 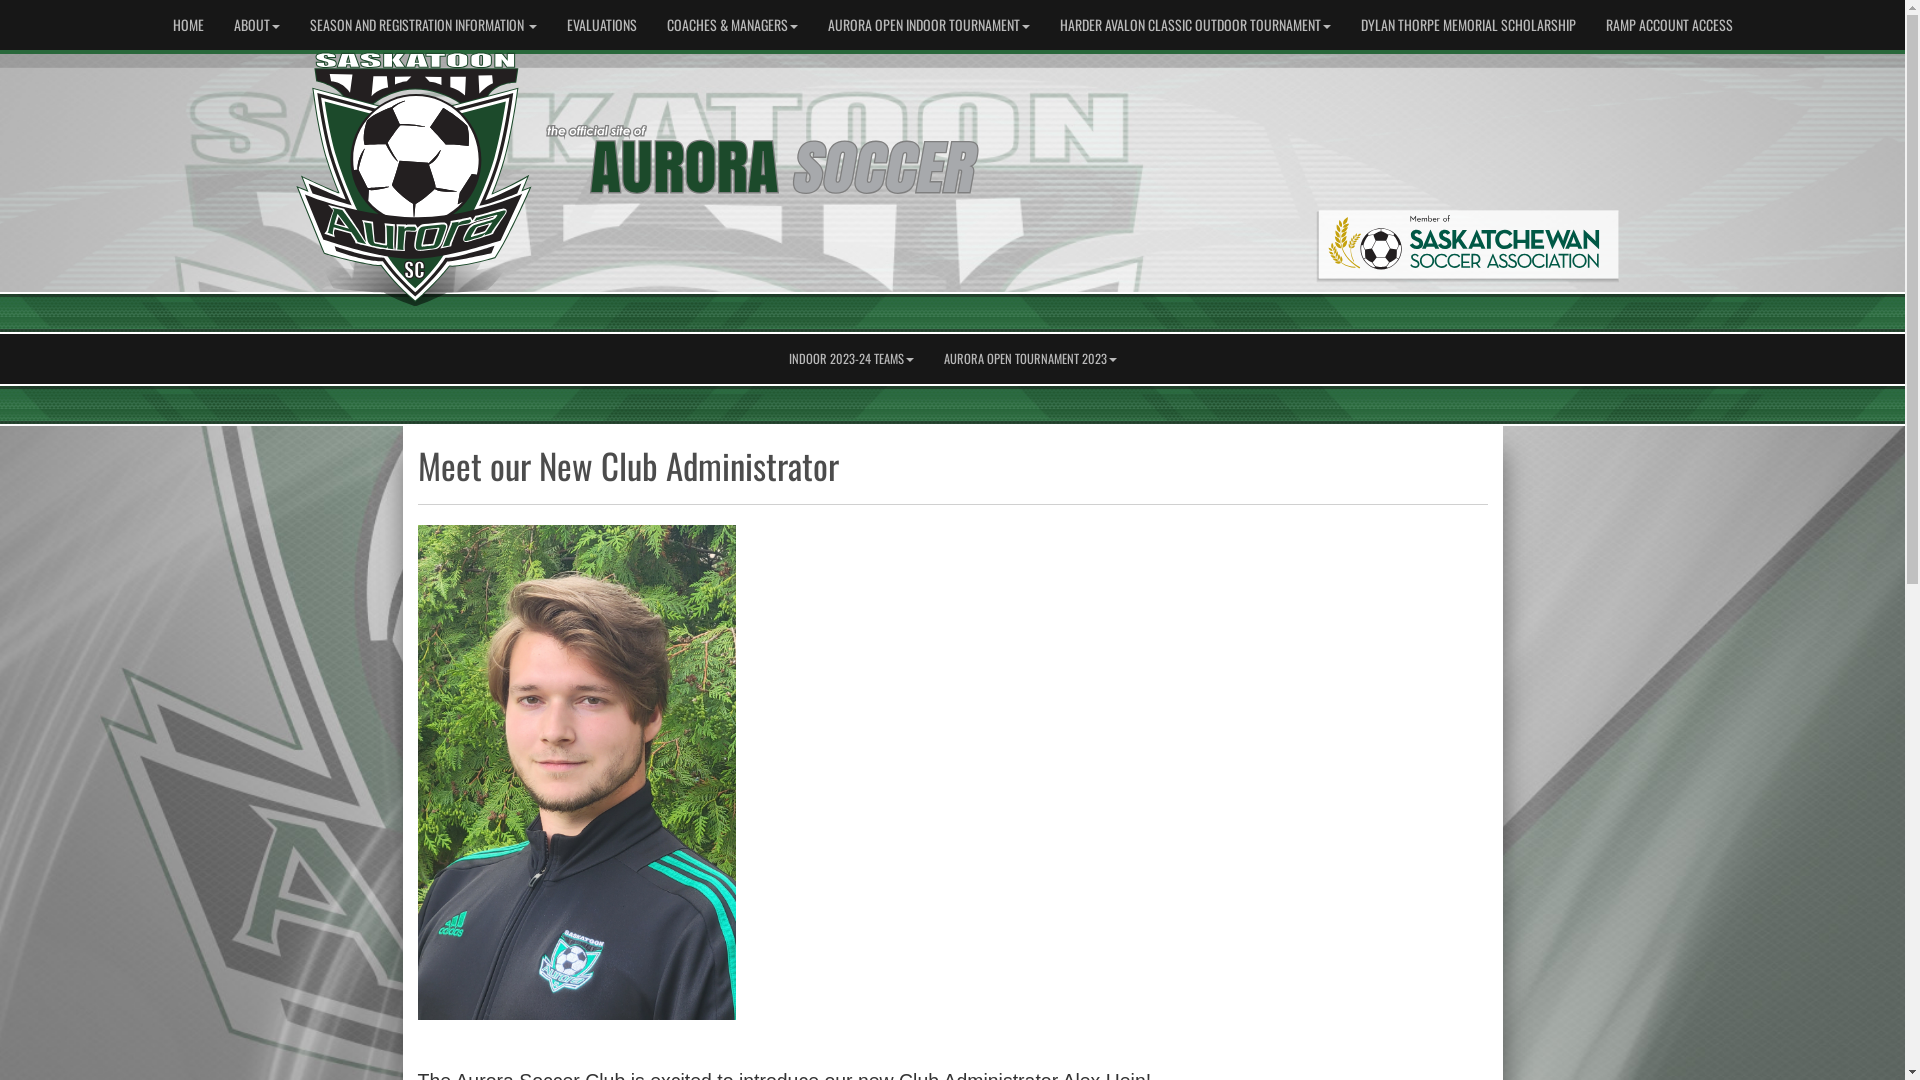 I want to click on 'SEASON AND REGISTRATION INFORMATION', so click(x=421, y=24).